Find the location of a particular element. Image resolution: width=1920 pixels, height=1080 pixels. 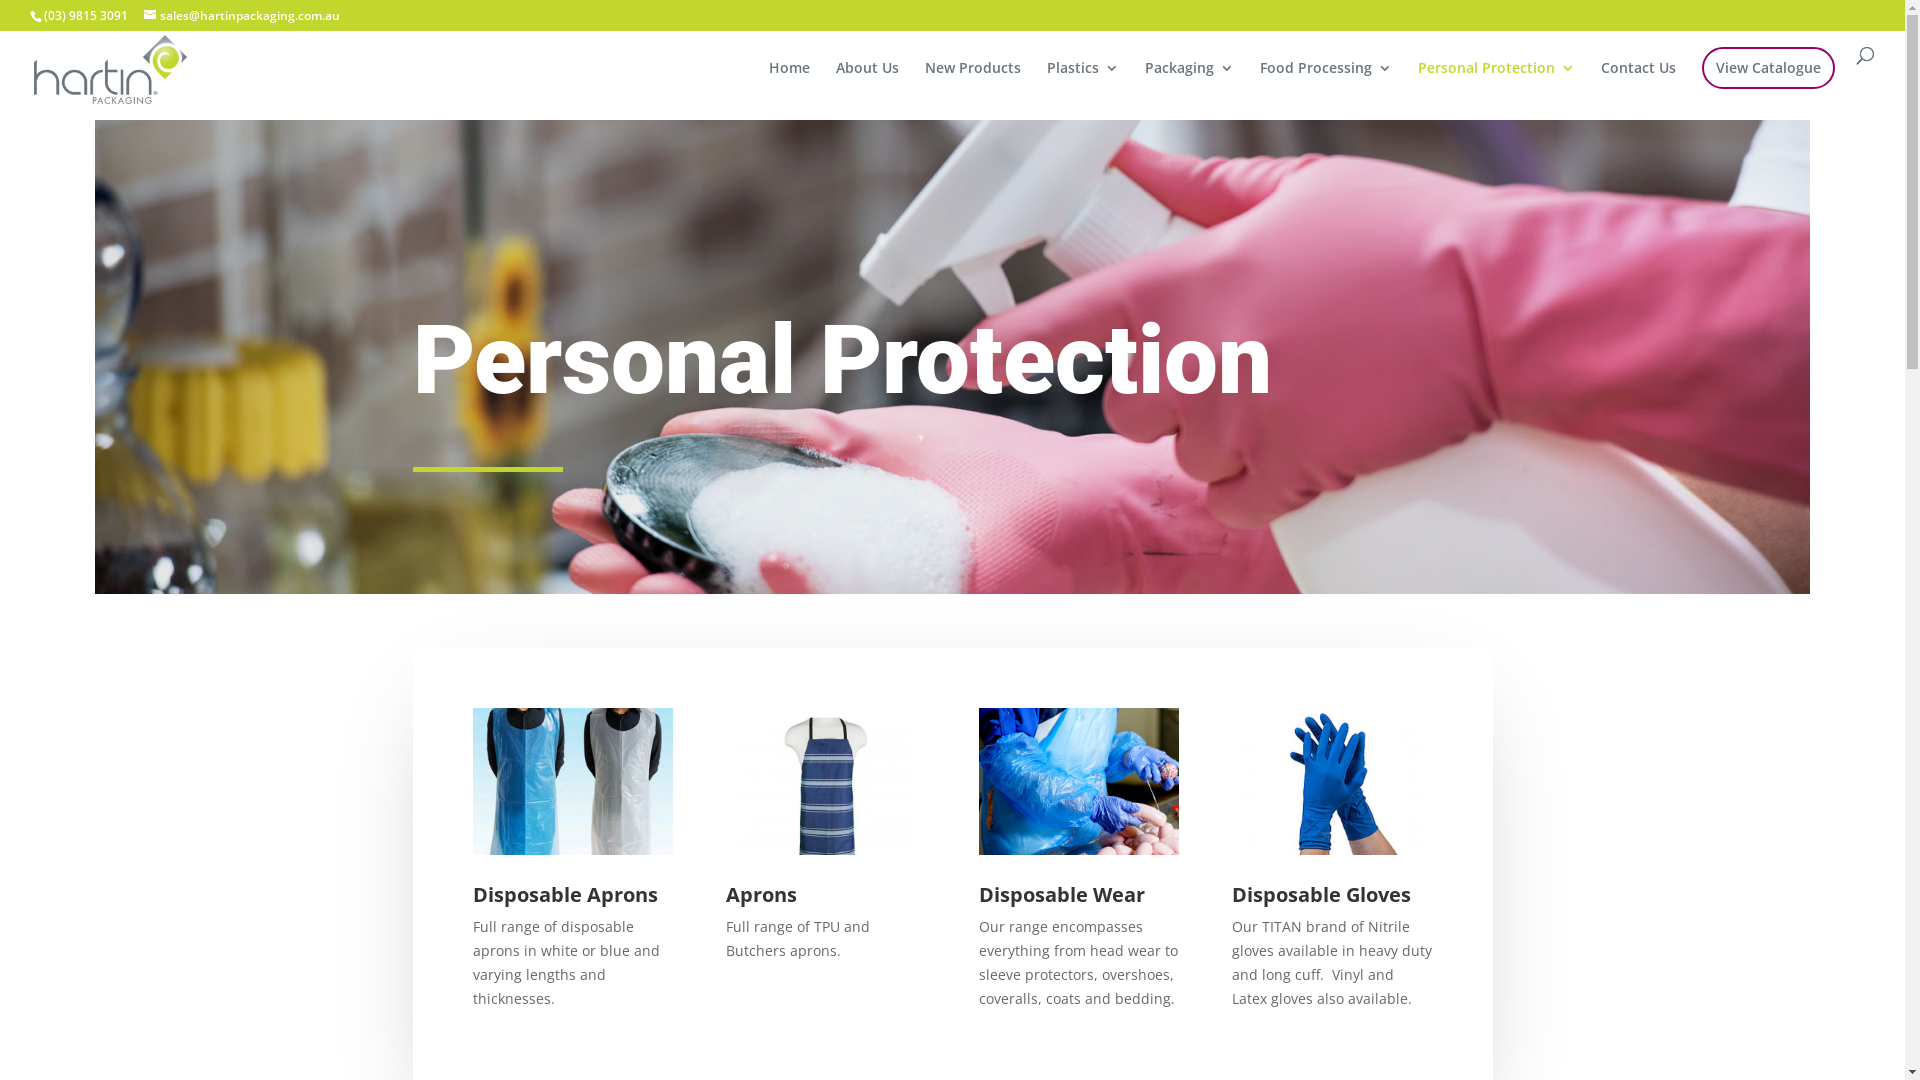

'Aprons' is located at coordinates (724, 893).